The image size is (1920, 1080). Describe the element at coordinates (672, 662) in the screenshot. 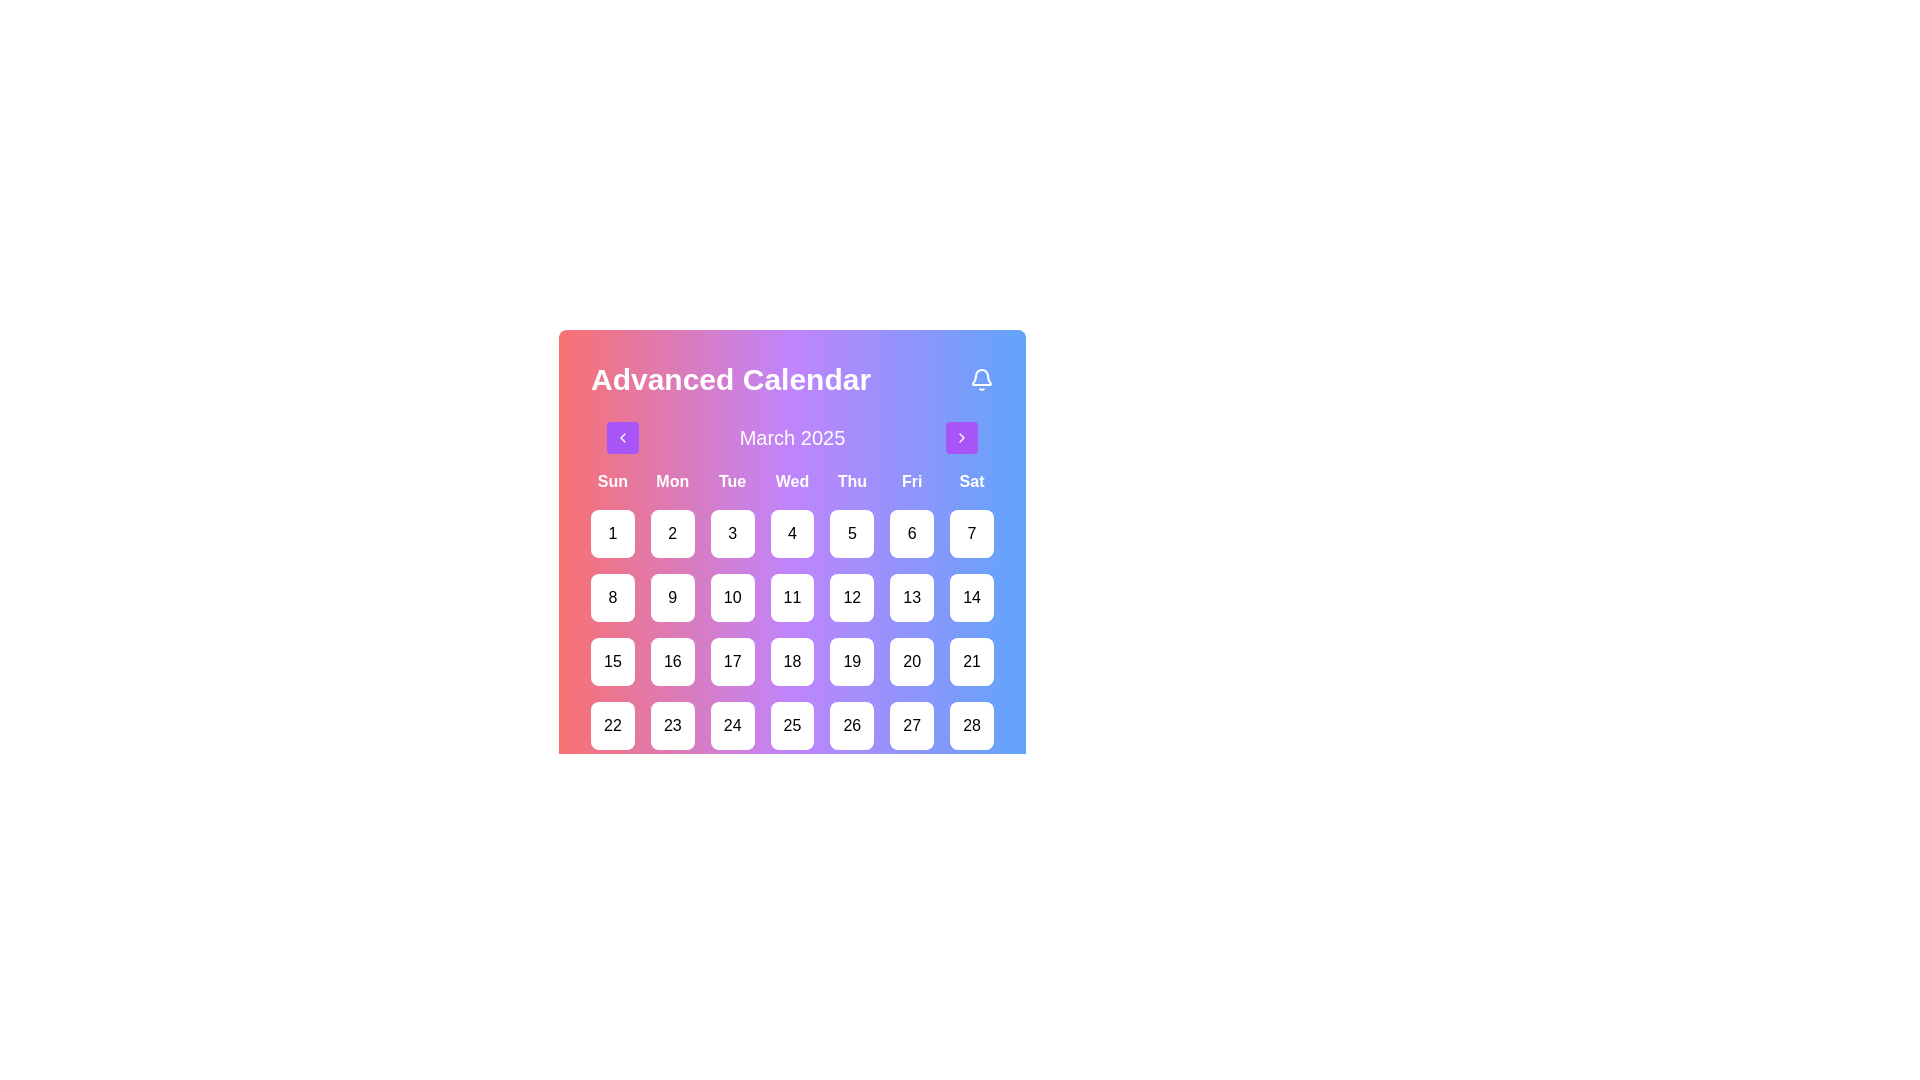

I see `the button representing the date '16' in the calendar interface` at that location.